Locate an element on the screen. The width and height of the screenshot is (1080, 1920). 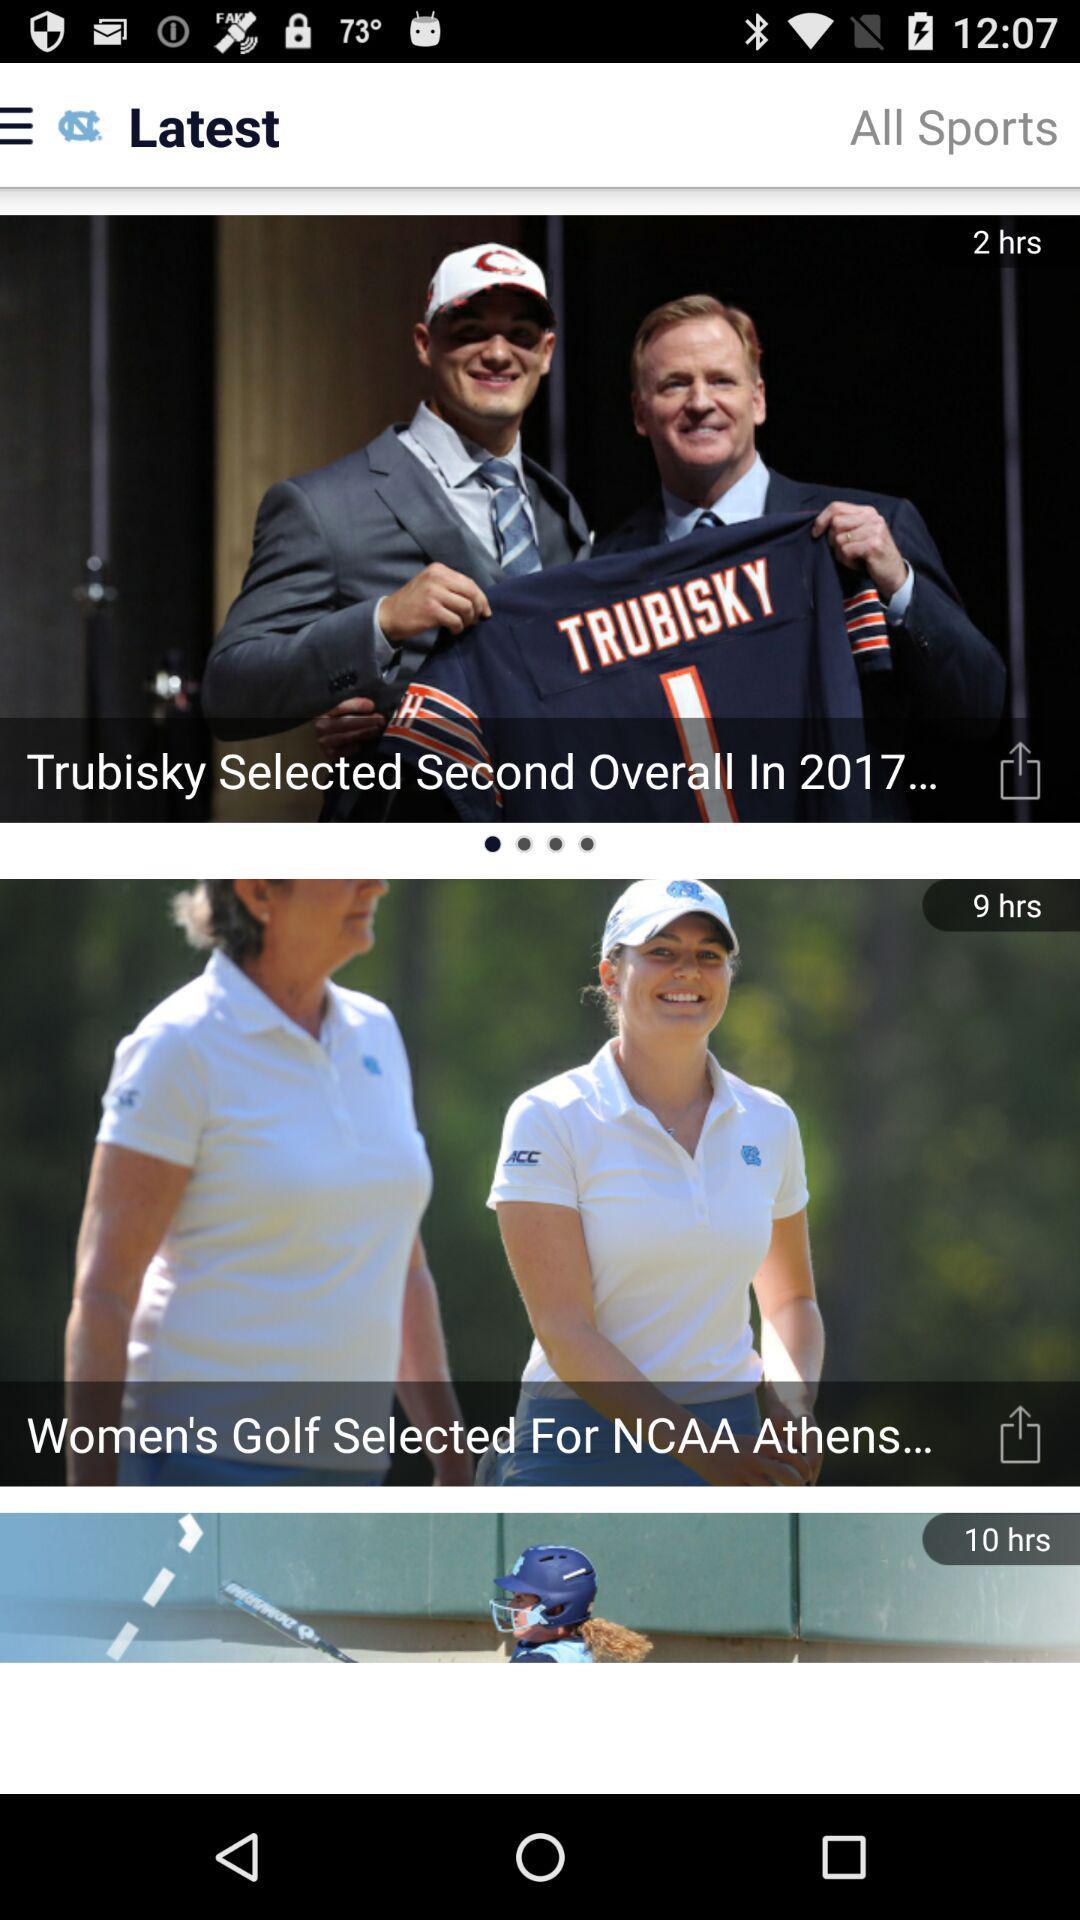
send button for social media is located at coordinates (1020, 769).